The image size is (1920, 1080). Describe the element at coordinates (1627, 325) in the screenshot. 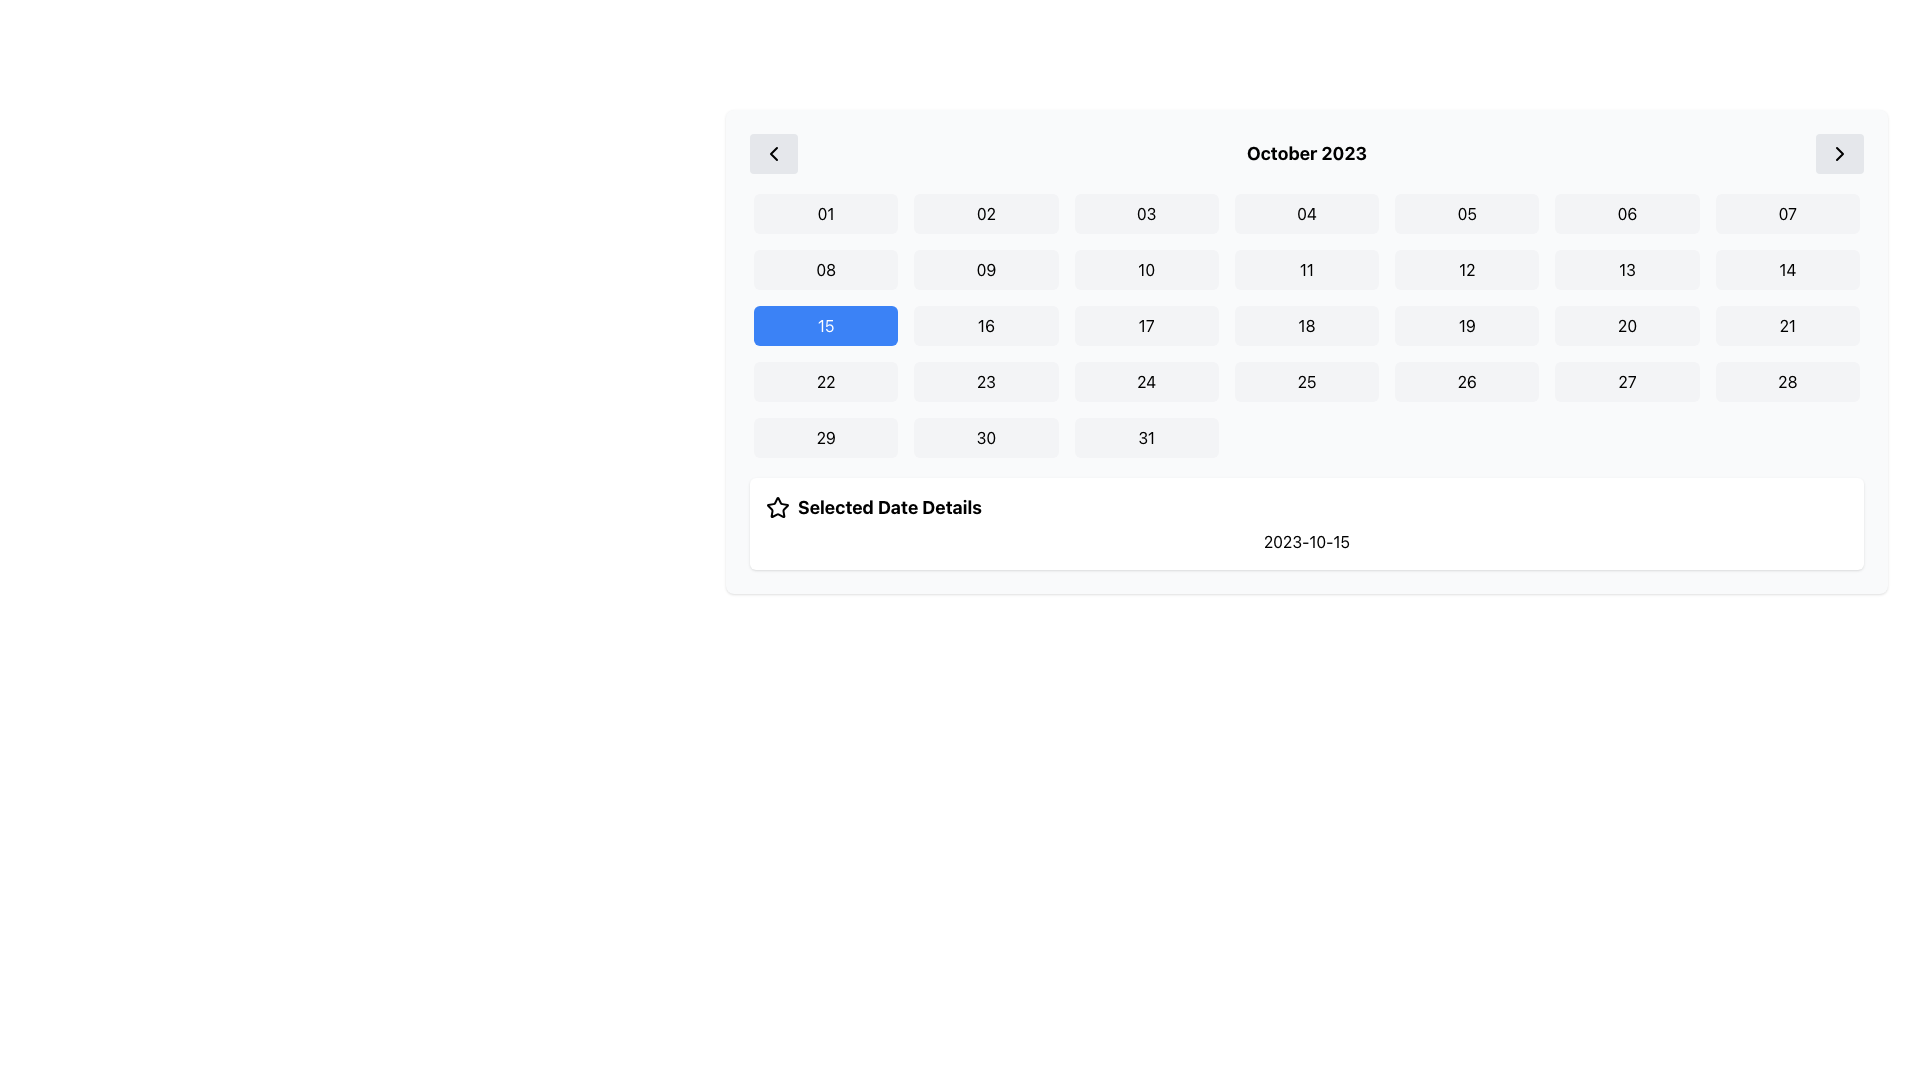

I see `the button labeled '20' in the calendar interface` at that location.